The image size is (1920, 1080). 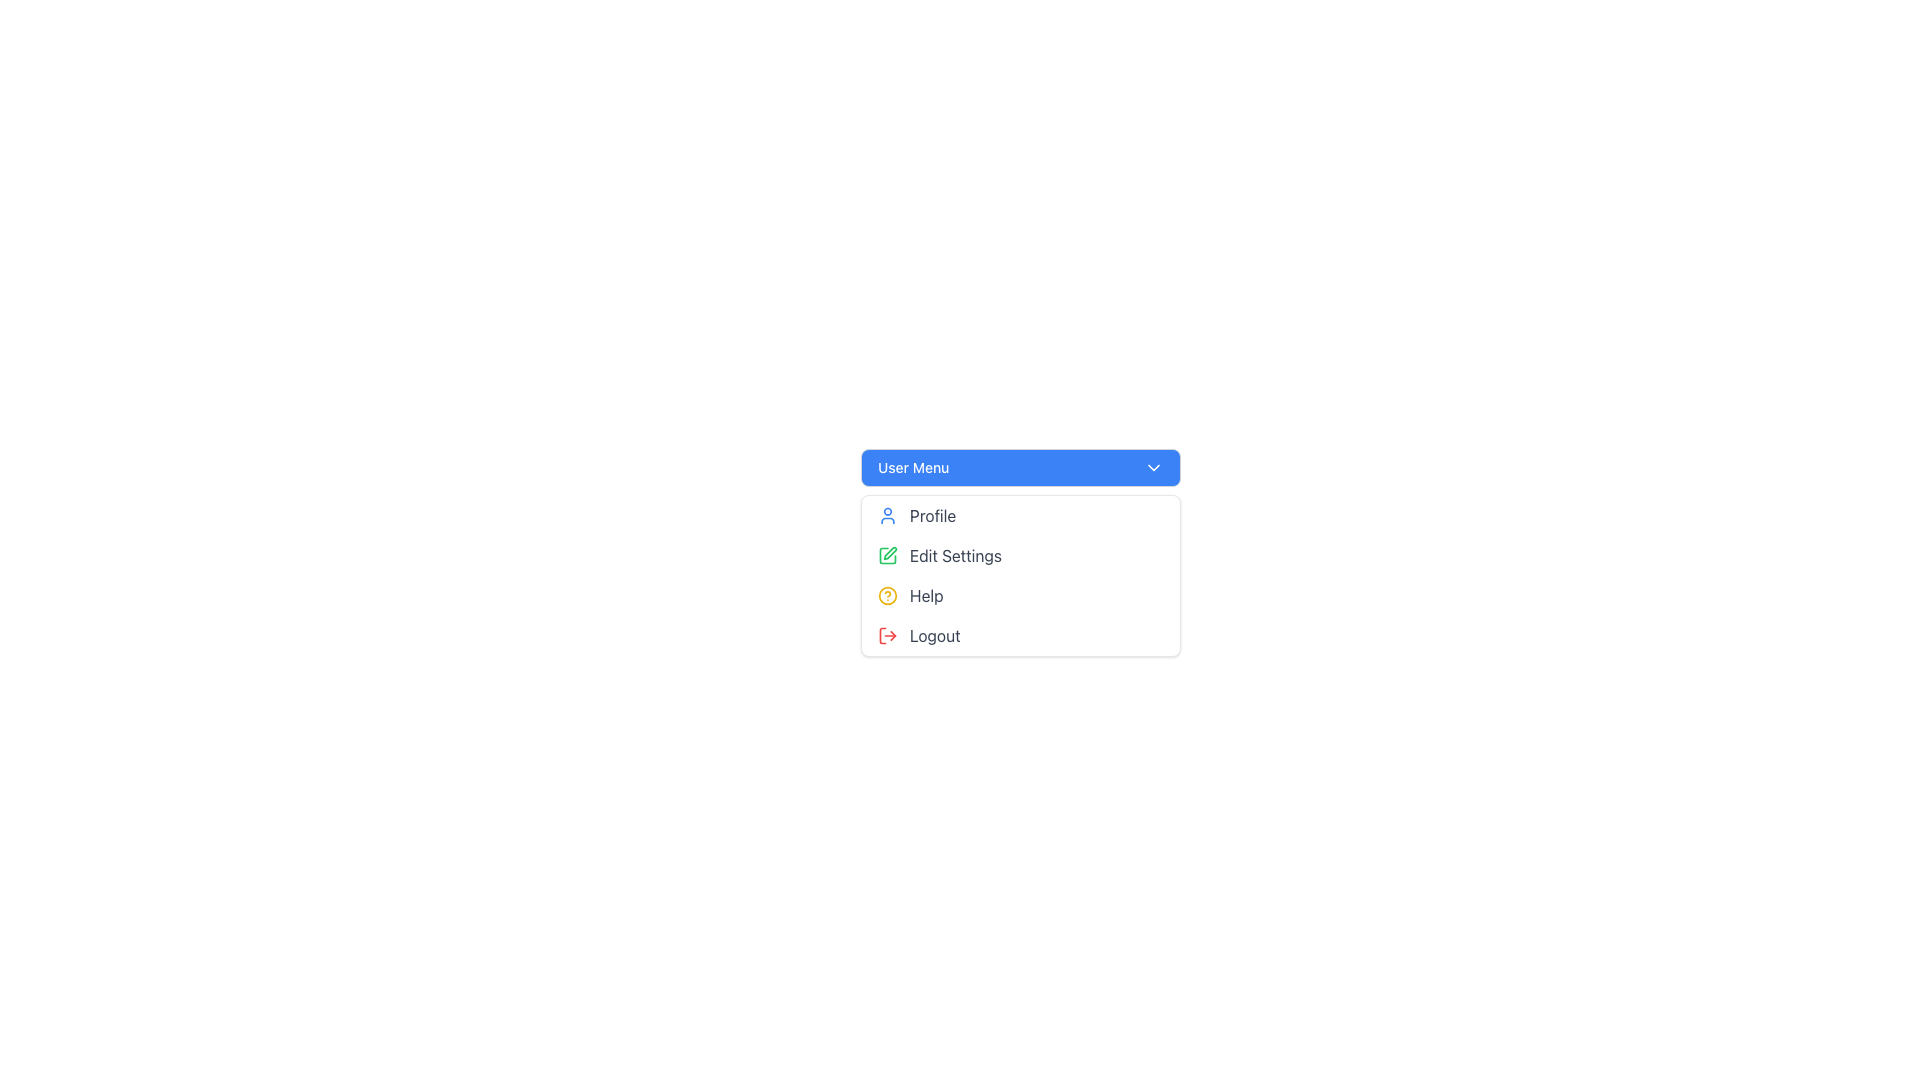 I want to click on the downward chevron icon located on the right end of the 'User Menu' blue button, so click(x=1153, y=467).